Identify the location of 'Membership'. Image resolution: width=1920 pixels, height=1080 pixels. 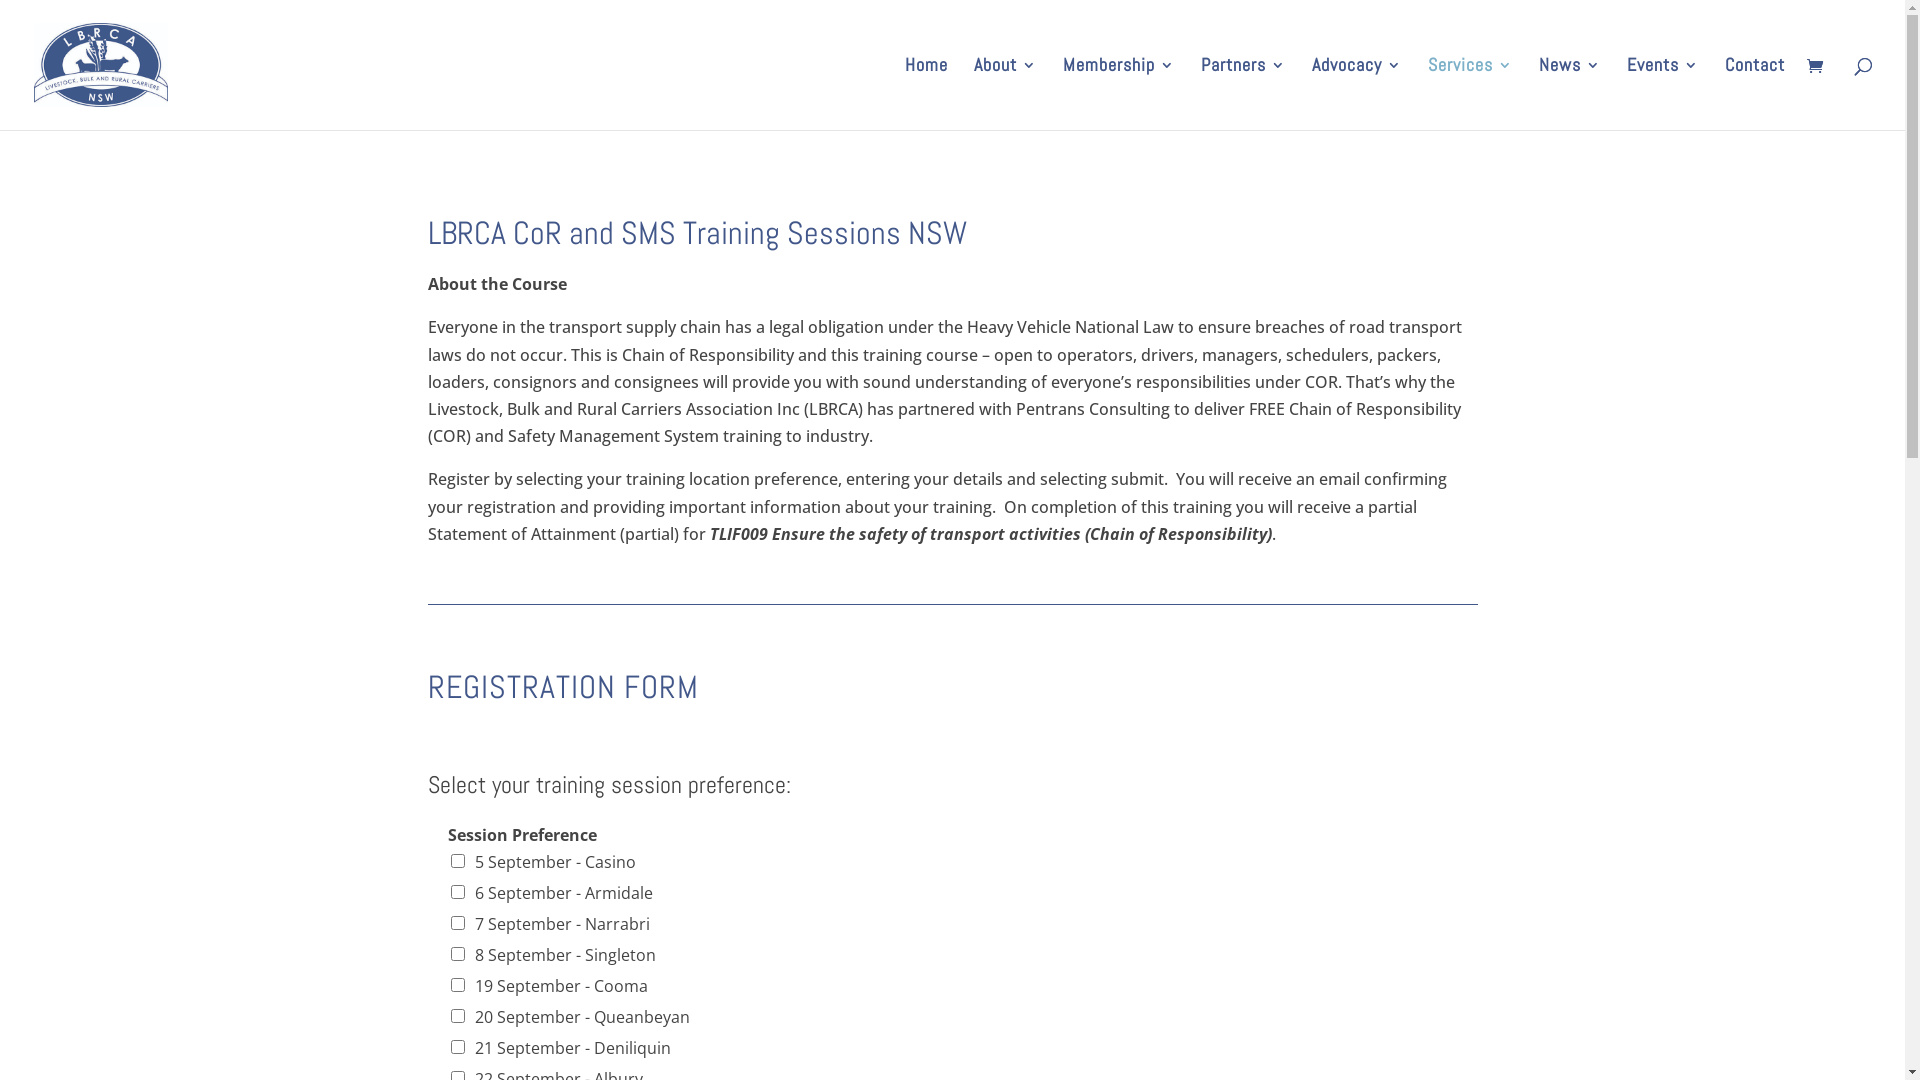
(1117, 93).